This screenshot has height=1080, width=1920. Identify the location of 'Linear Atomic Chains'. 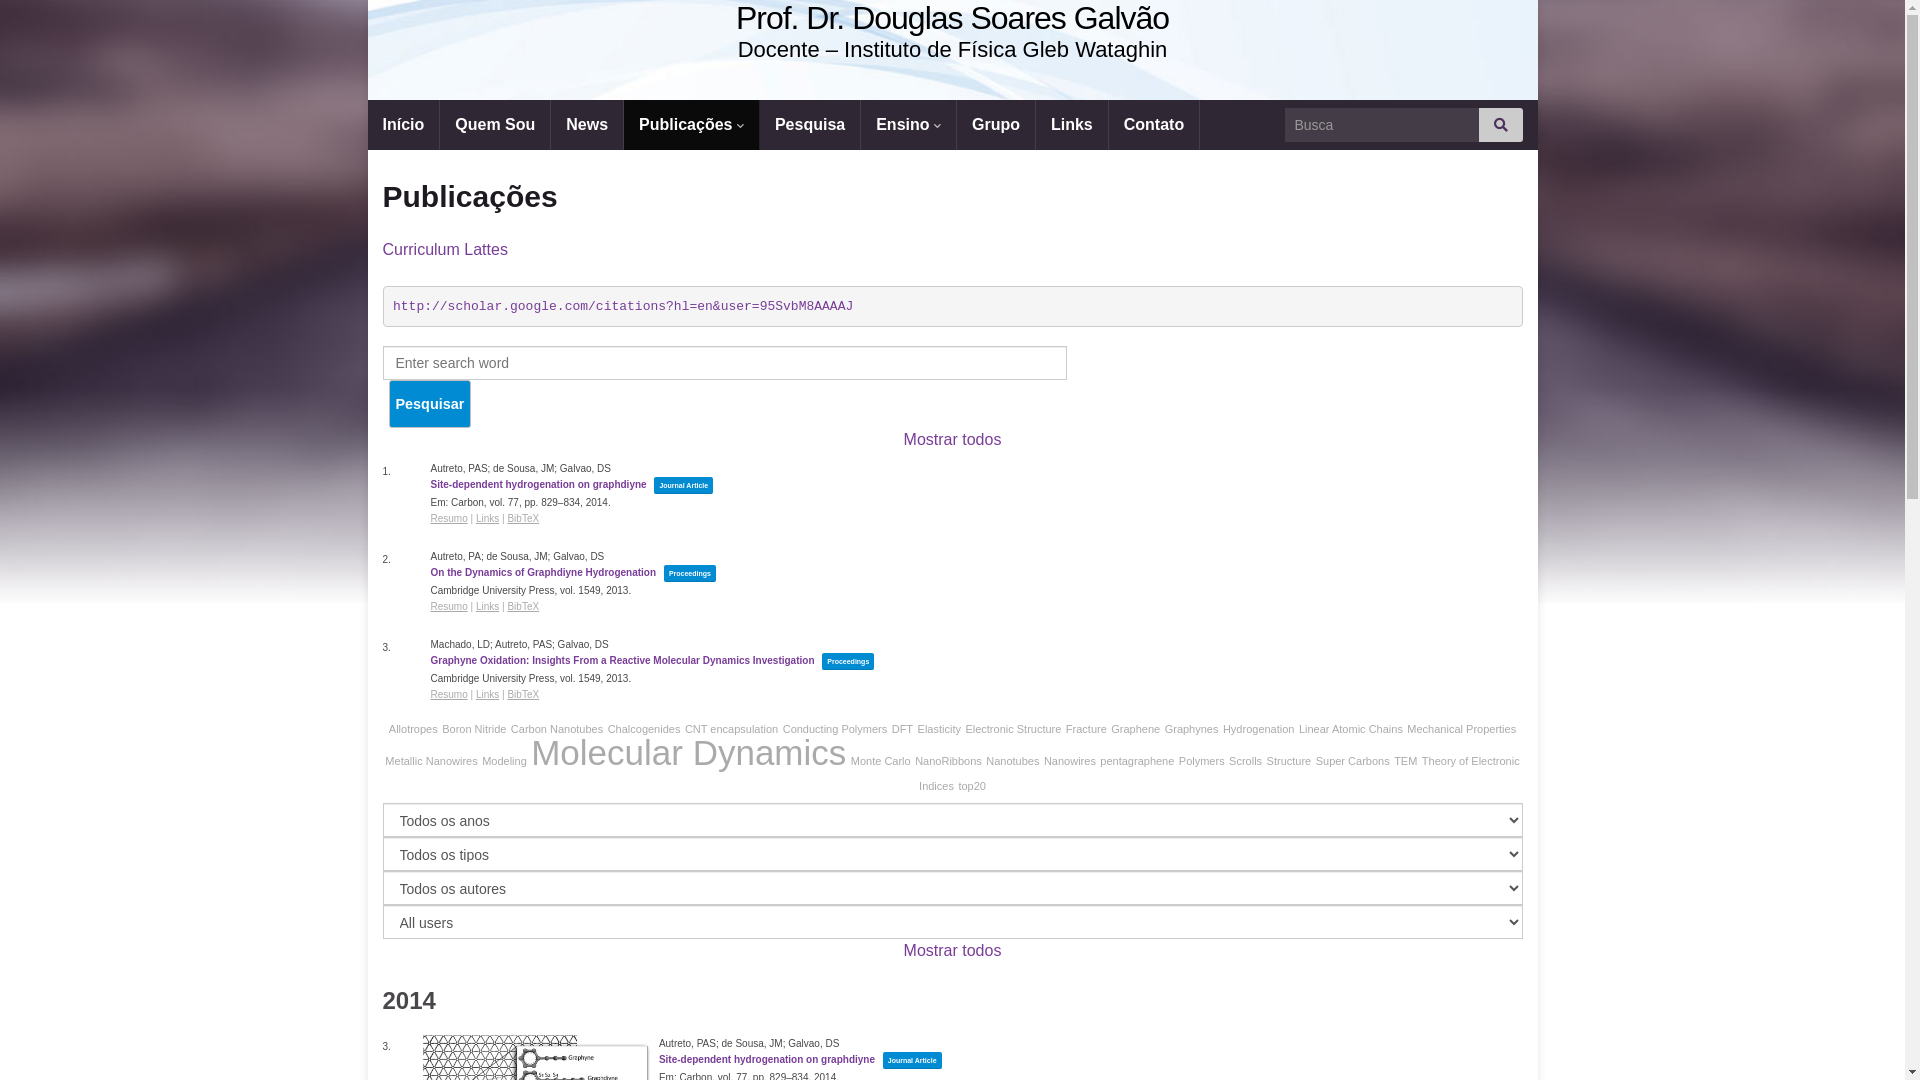
(1350, 729).